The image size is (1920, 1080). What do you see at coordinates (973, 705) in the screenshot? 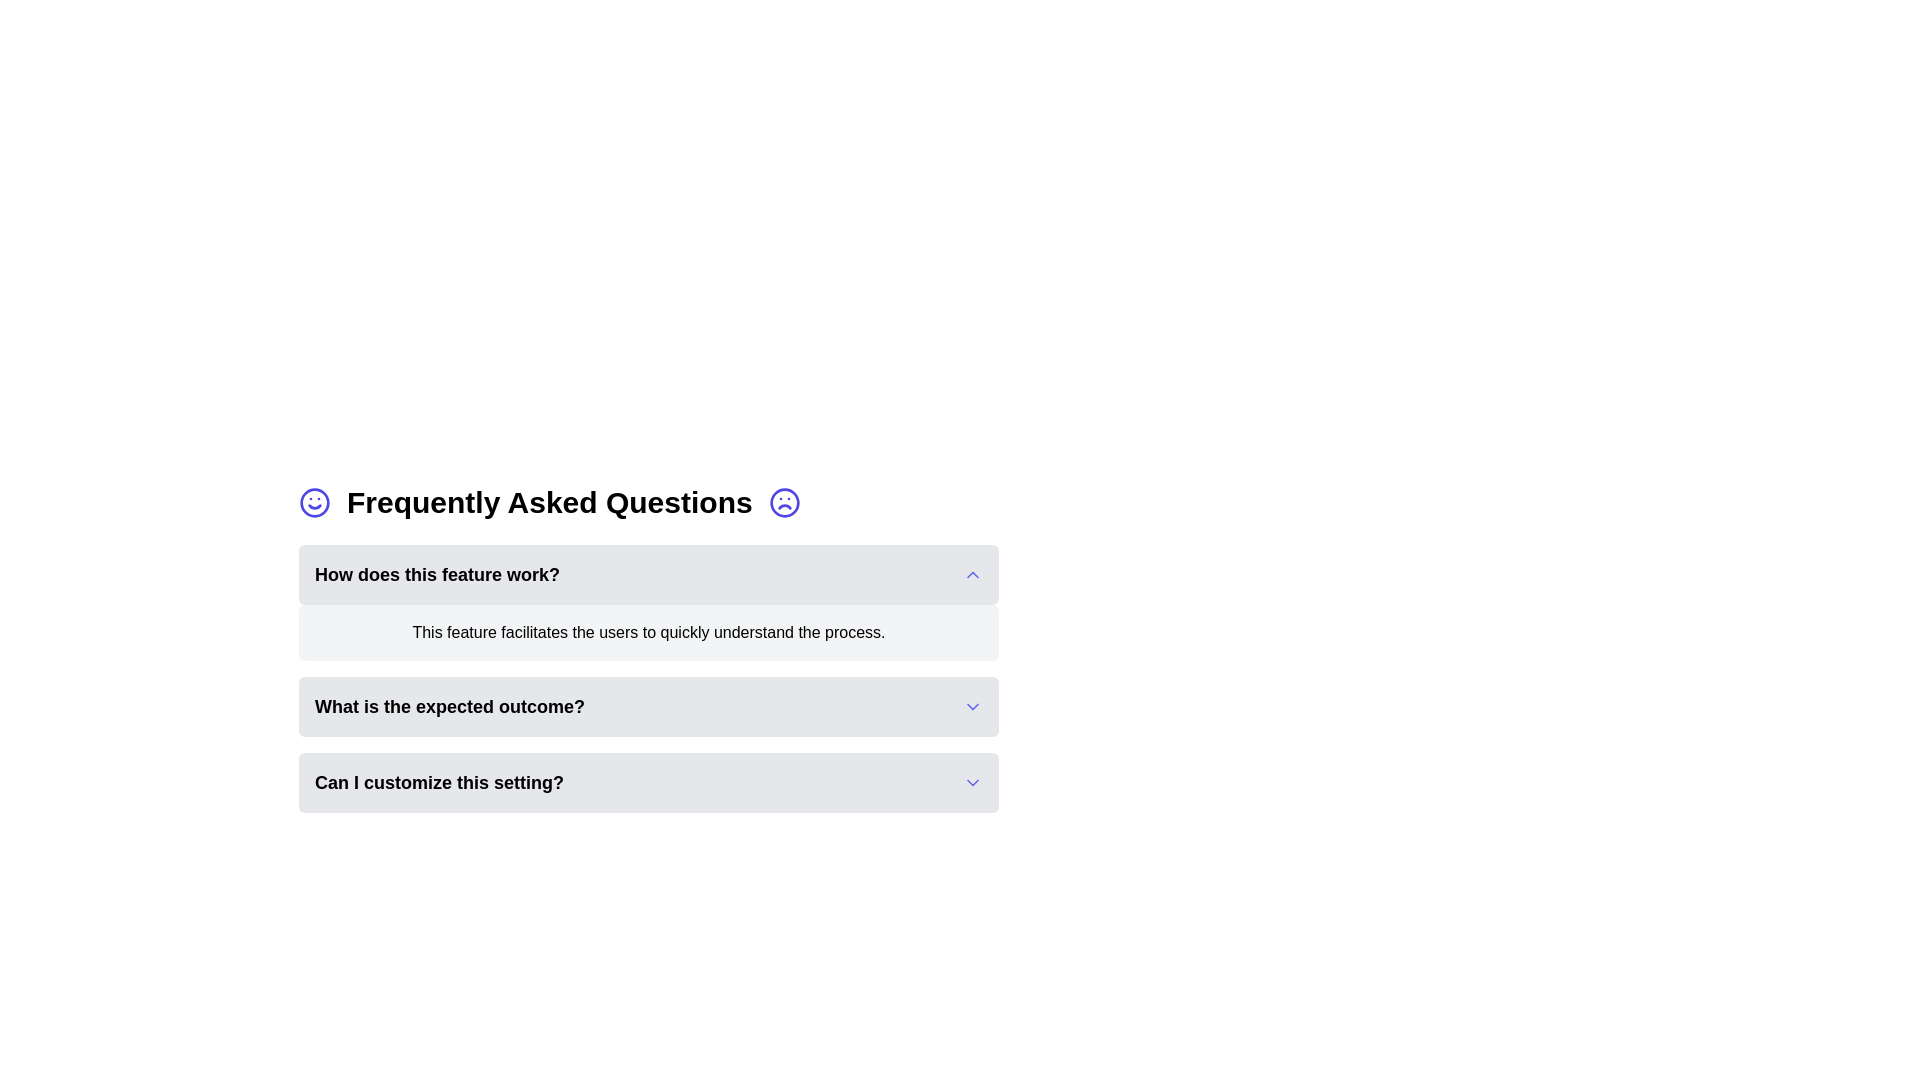
I see `the small indigo chevron icon located to the right of the text 'What is the expected outcome?'` at bounding box center [973, 705].